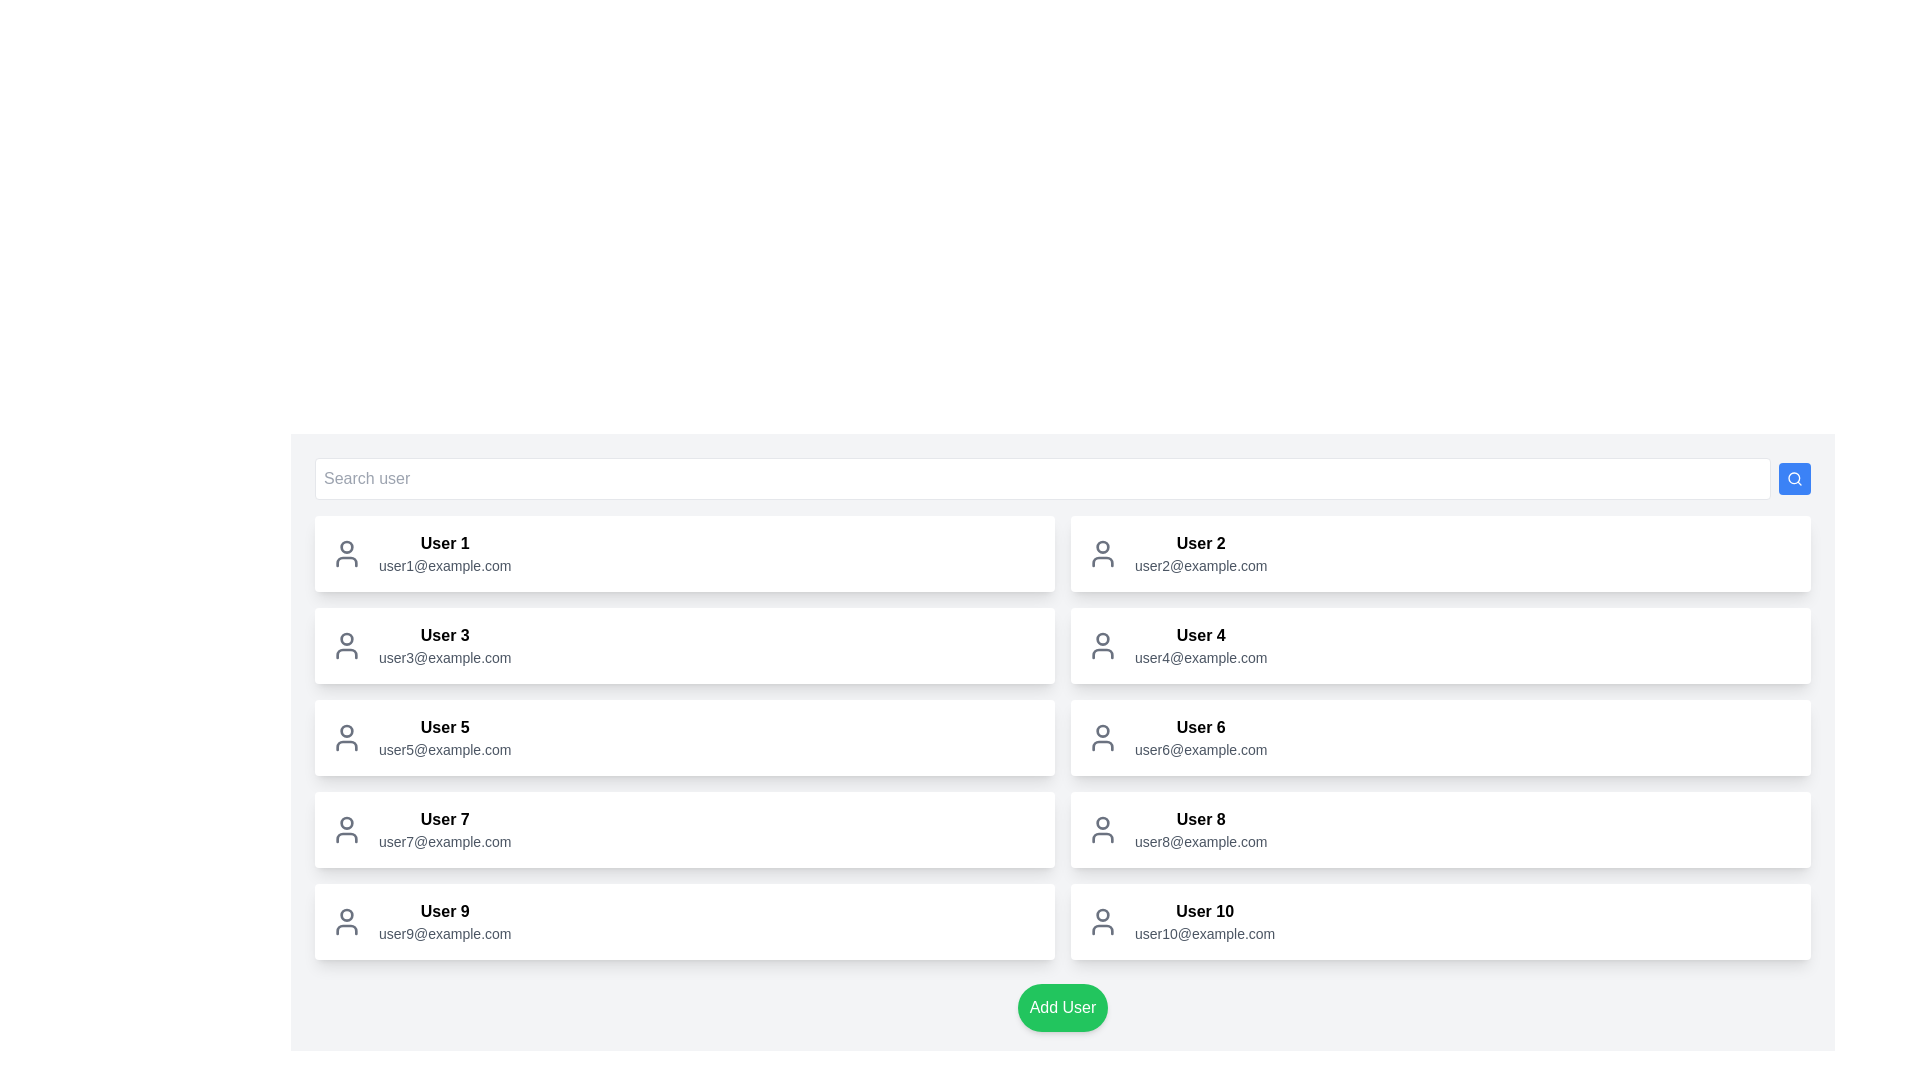 The width and height of the screenshot is (1920, 1080). Describe the element at coordinates (1102, 737) in the screenshot. I see `the user icon SVG graphic representing 'User 6' located at the top-left corner of the user information card` at that location.